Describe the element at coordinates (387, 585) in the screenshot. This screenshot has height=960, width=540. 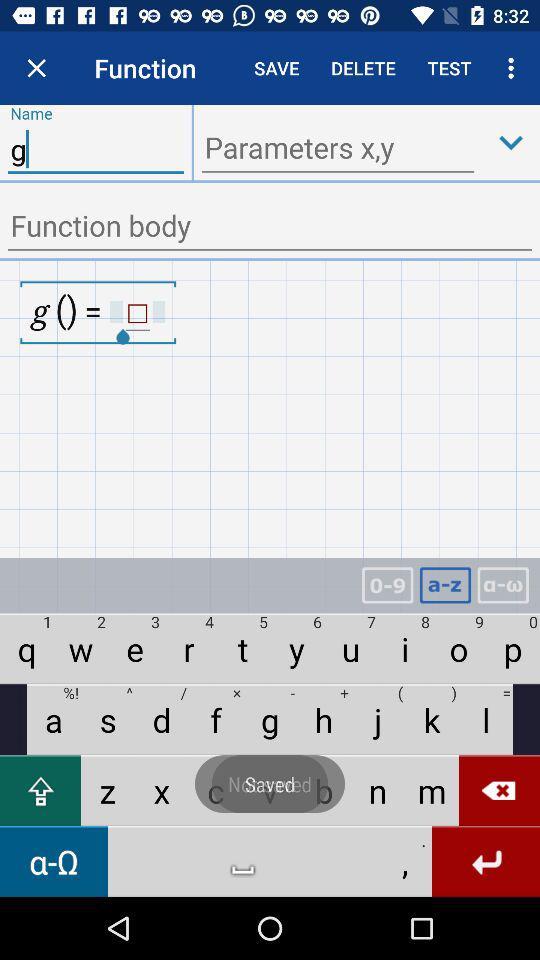
I see `excel numbers symbol` at that location.